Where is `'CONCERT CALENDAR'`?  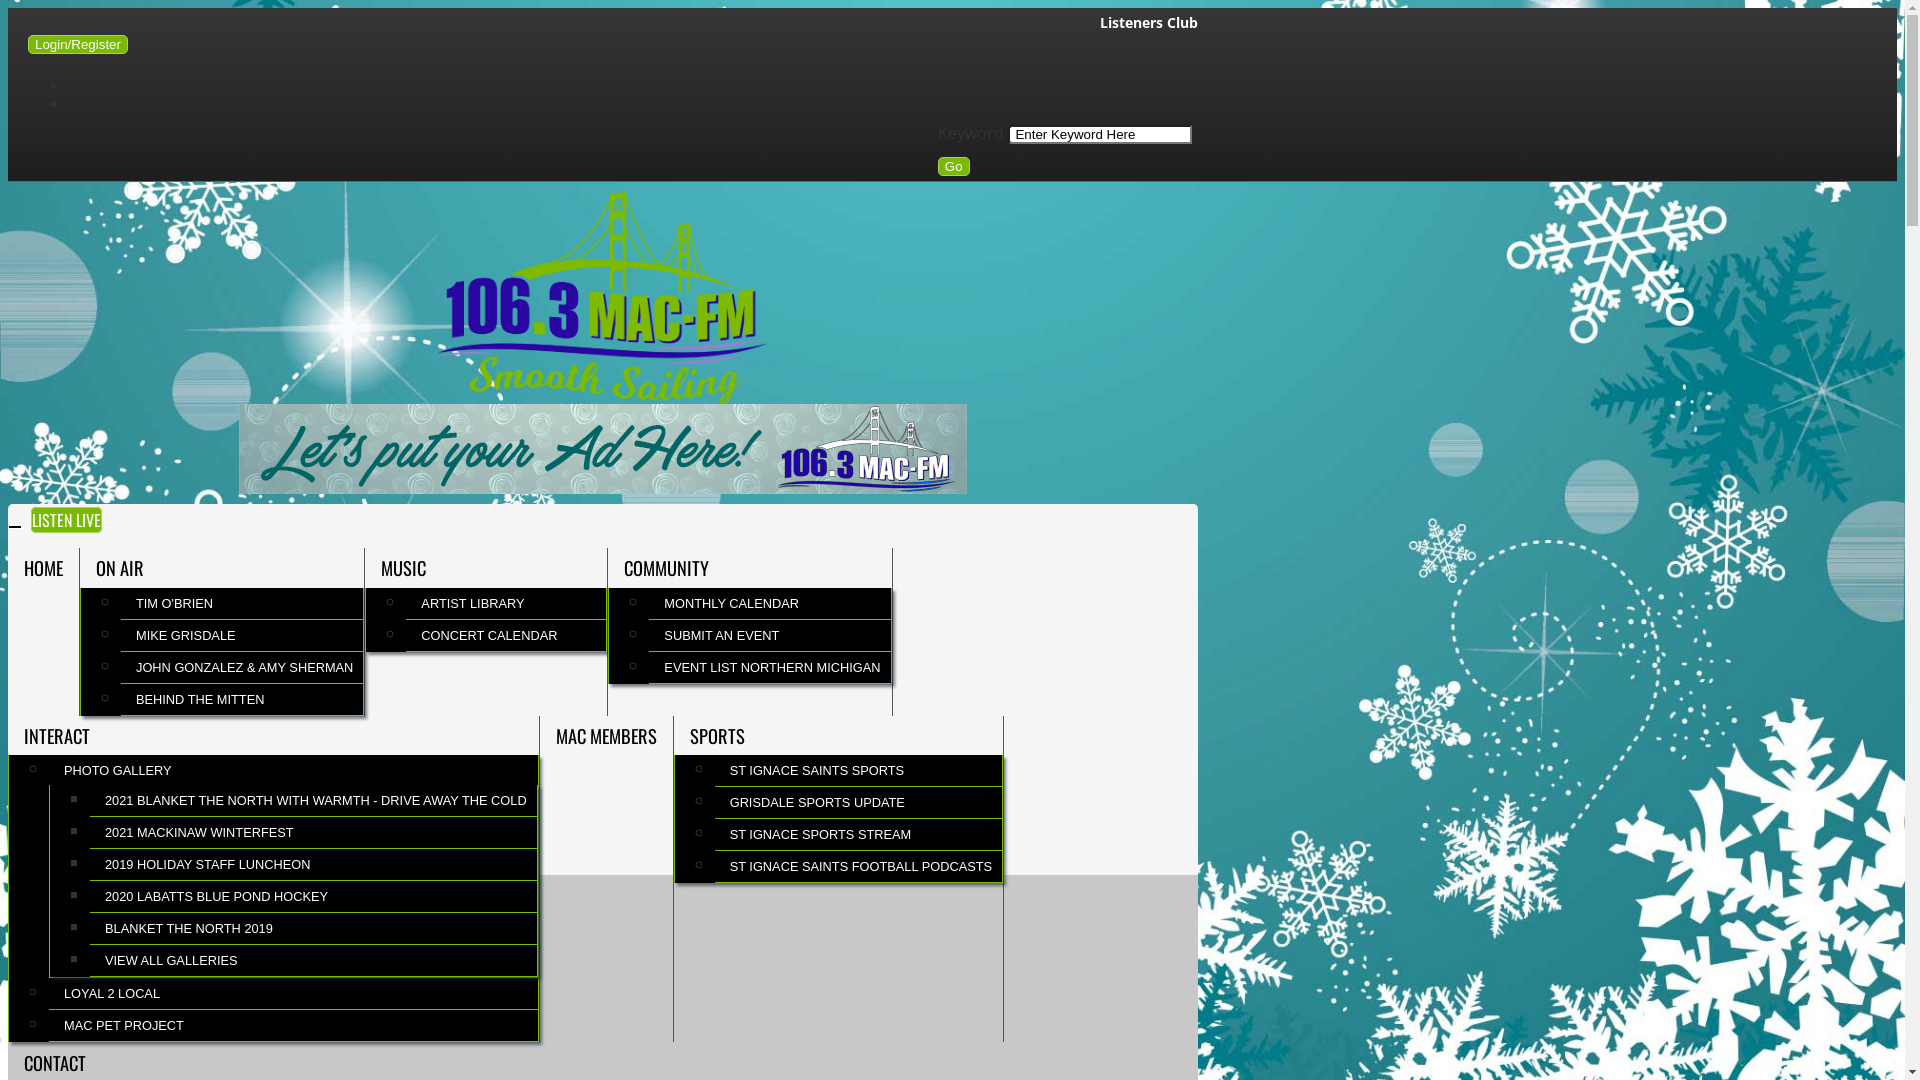
'CONCERT CALENDAR' is located at coordinates (505, 635).